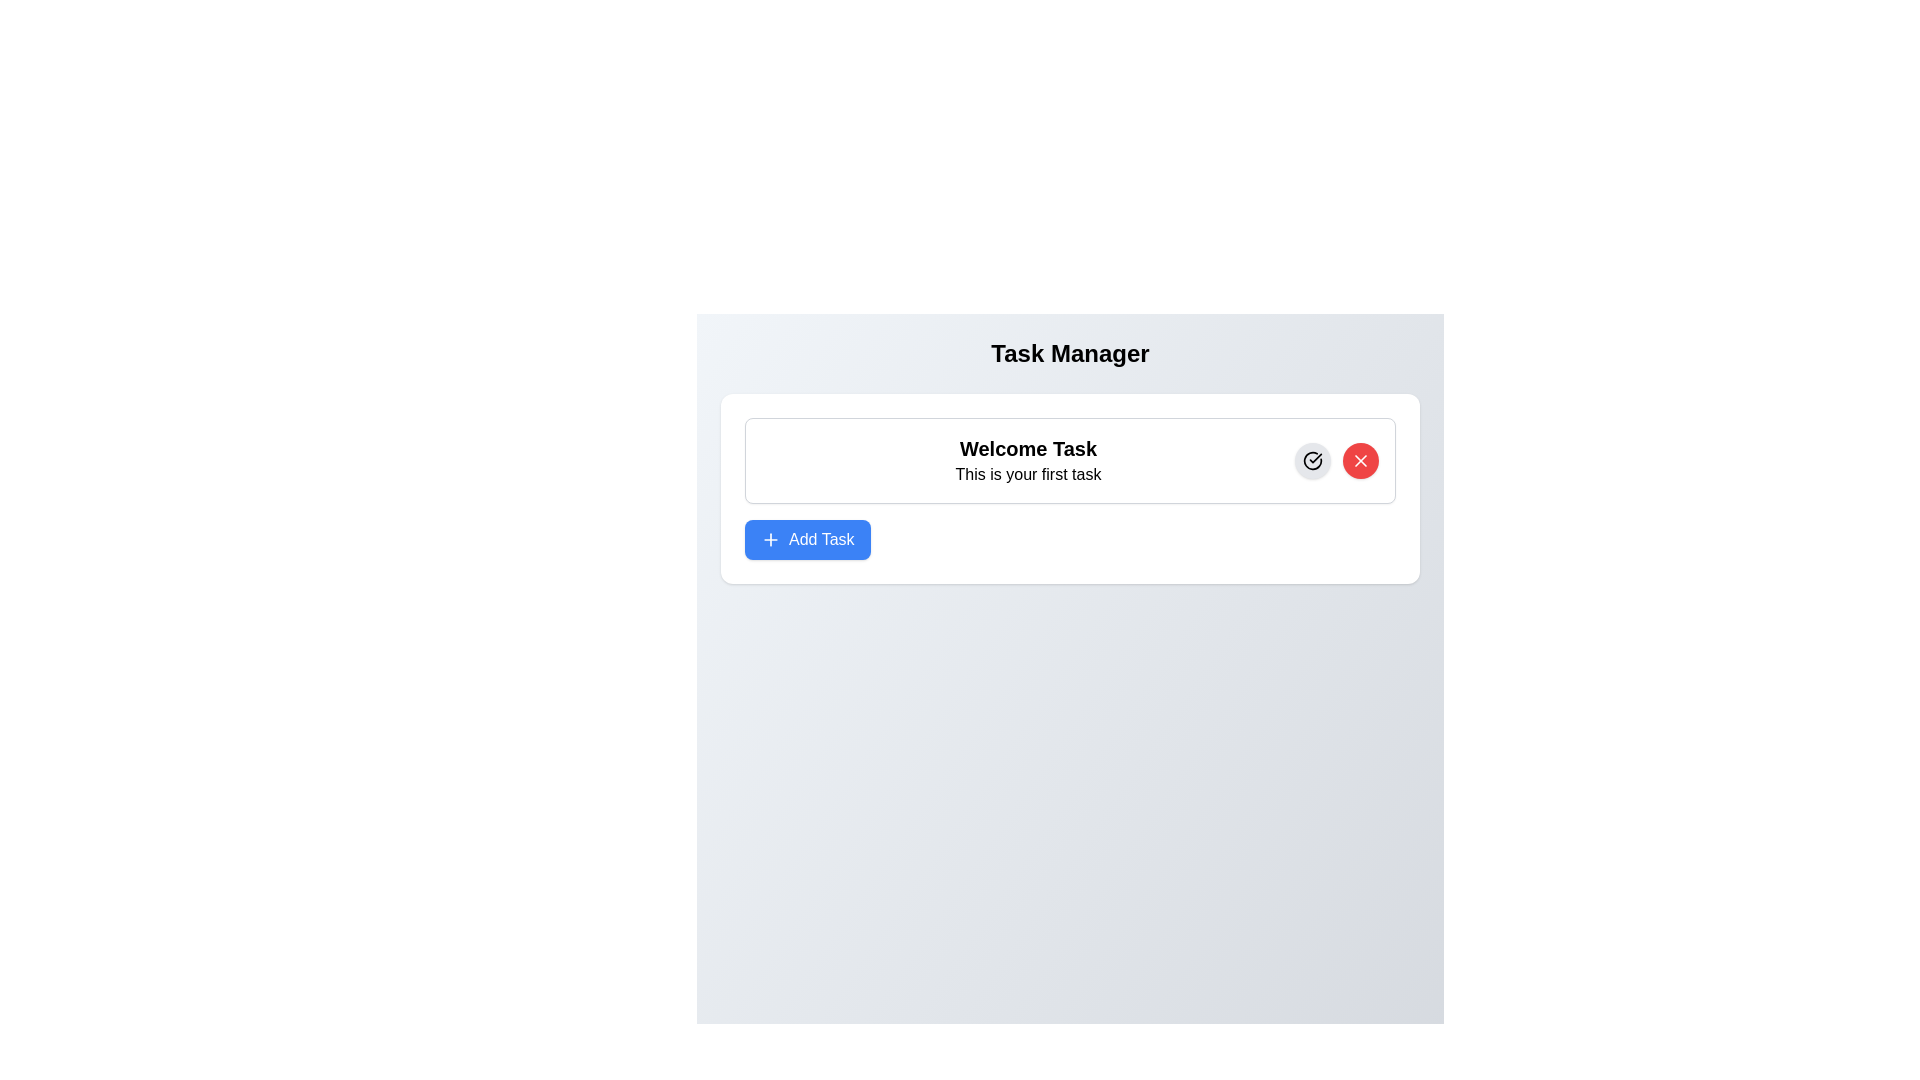 Image resolution: width=1920 pixels, height=1080 pixels. What do you see at coordinates (1028, 447) in the screenshot?
I see `the Text Label that serves as a header for the task, positioned at the top of the central panel below the title 'Task Manager'` at bounding box center [1028, 447].